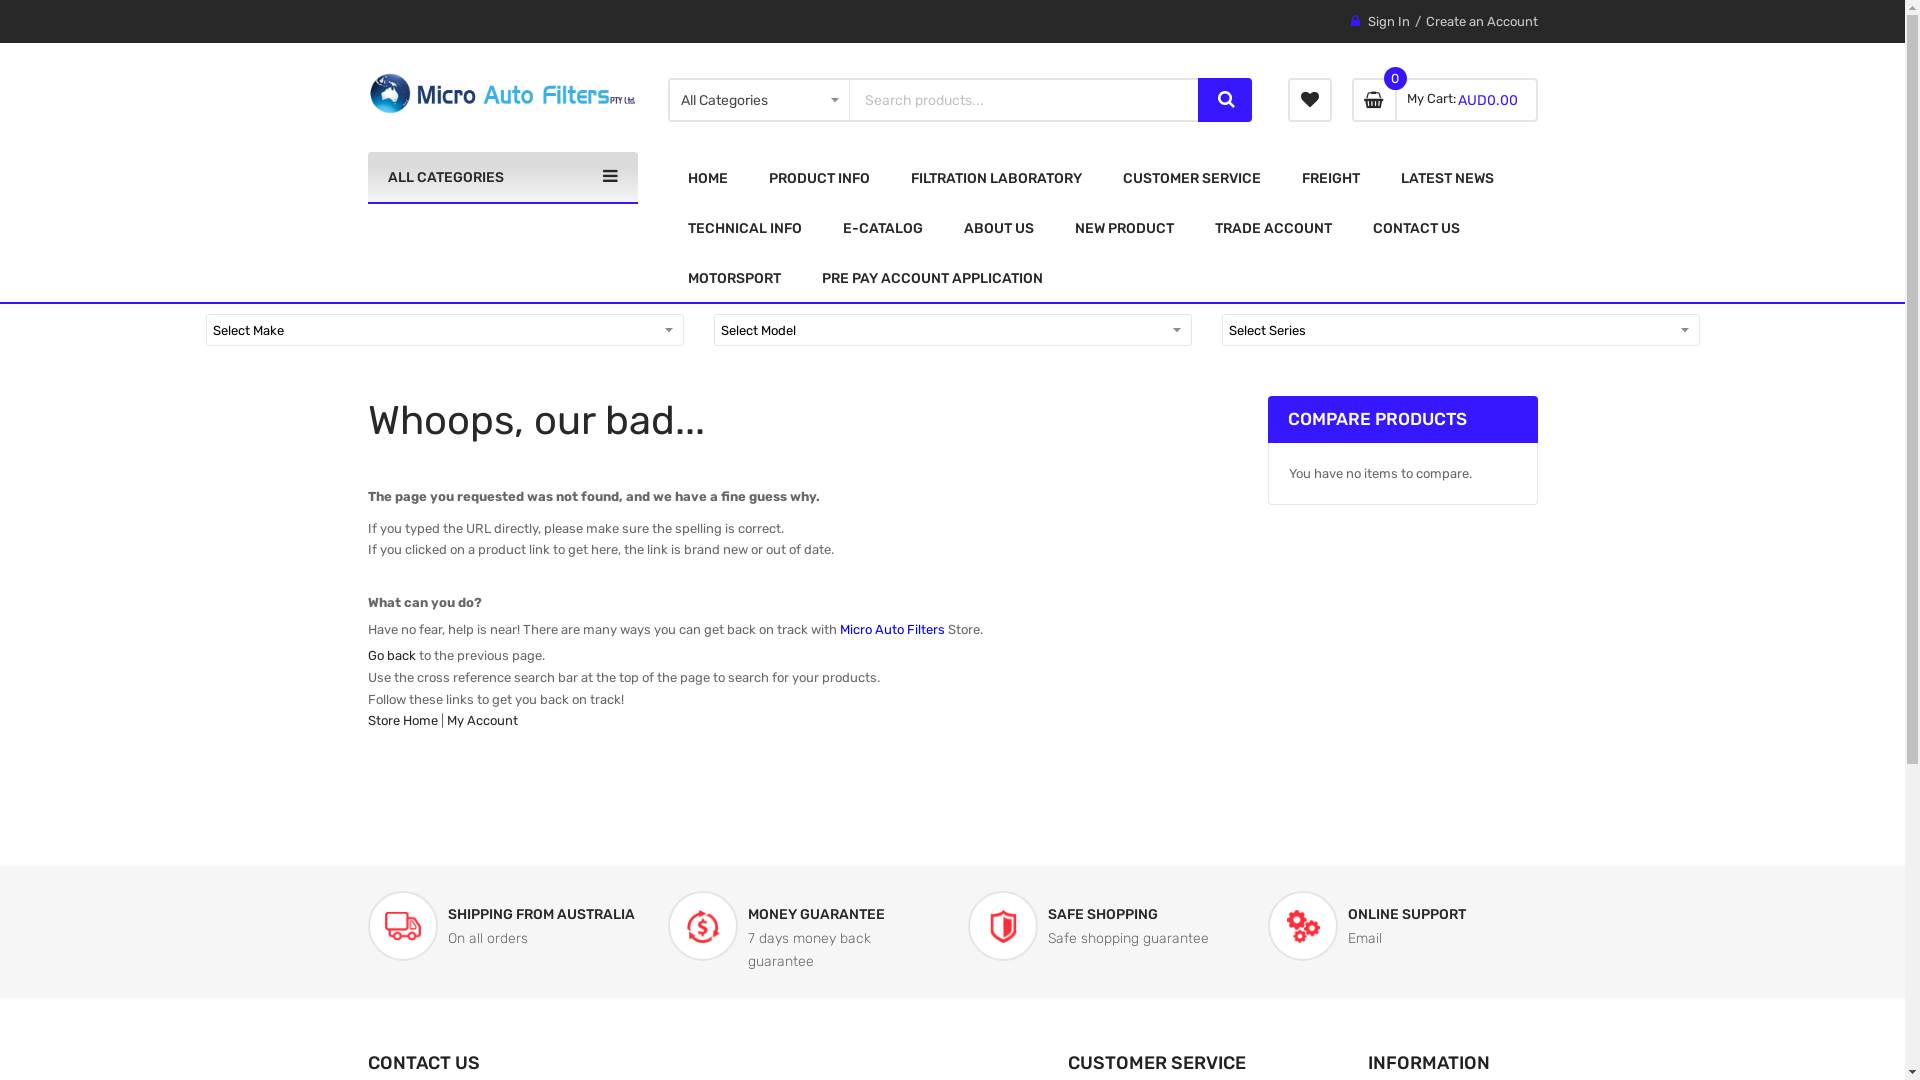 This screenshot has width=1920, height=1080. I want to click on 'My Wishlist', so click(1310, 100).